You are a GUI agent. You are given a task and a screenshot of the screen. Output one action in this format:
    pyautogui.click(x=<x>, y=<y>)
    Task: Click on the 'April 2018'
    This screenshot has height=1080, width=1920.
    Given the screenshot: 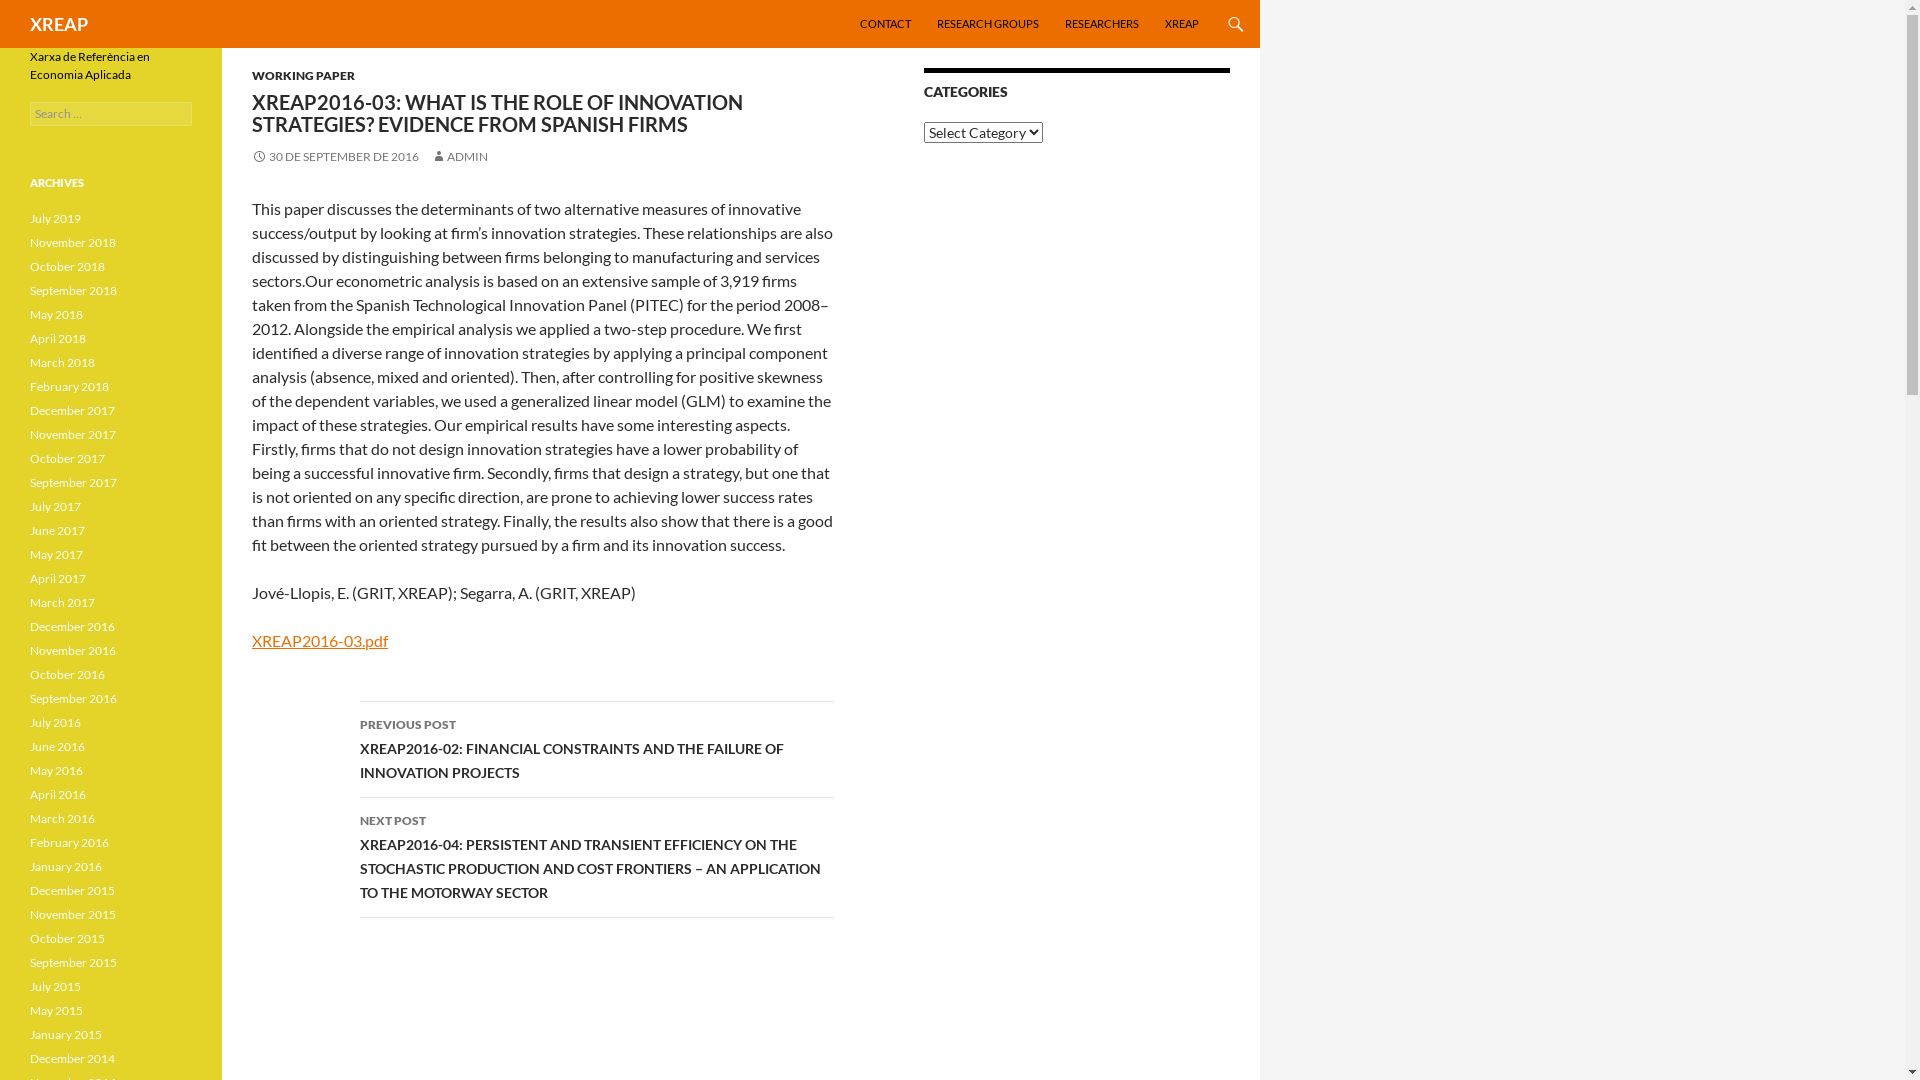 What is the action you would take?
    pyautogui.click(x=57, y=337)
    